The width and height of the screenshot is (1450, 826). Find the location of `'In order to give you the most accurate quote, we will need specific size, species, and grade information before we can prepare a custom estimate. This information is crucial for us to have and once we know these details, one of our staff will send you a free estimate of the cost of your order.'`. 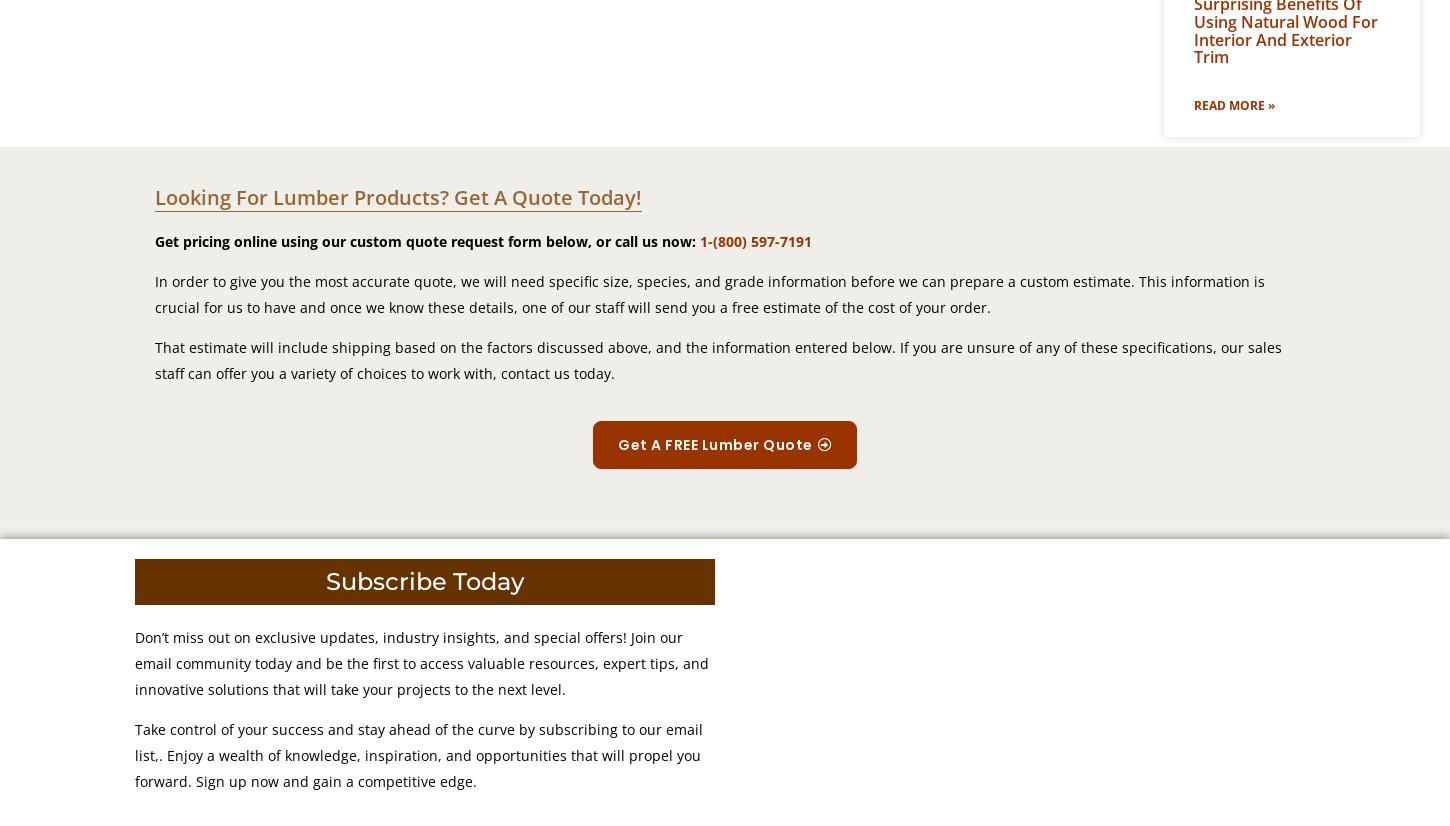

'In order to give you the most accurate quote, we will need specific size, species, and grade information before we can prepare a custom estimate. This information is crucial for us to have and once we know these details, one of our staff will send you a free estimate of the cost of your order.' is located at coordinates (154, 293).